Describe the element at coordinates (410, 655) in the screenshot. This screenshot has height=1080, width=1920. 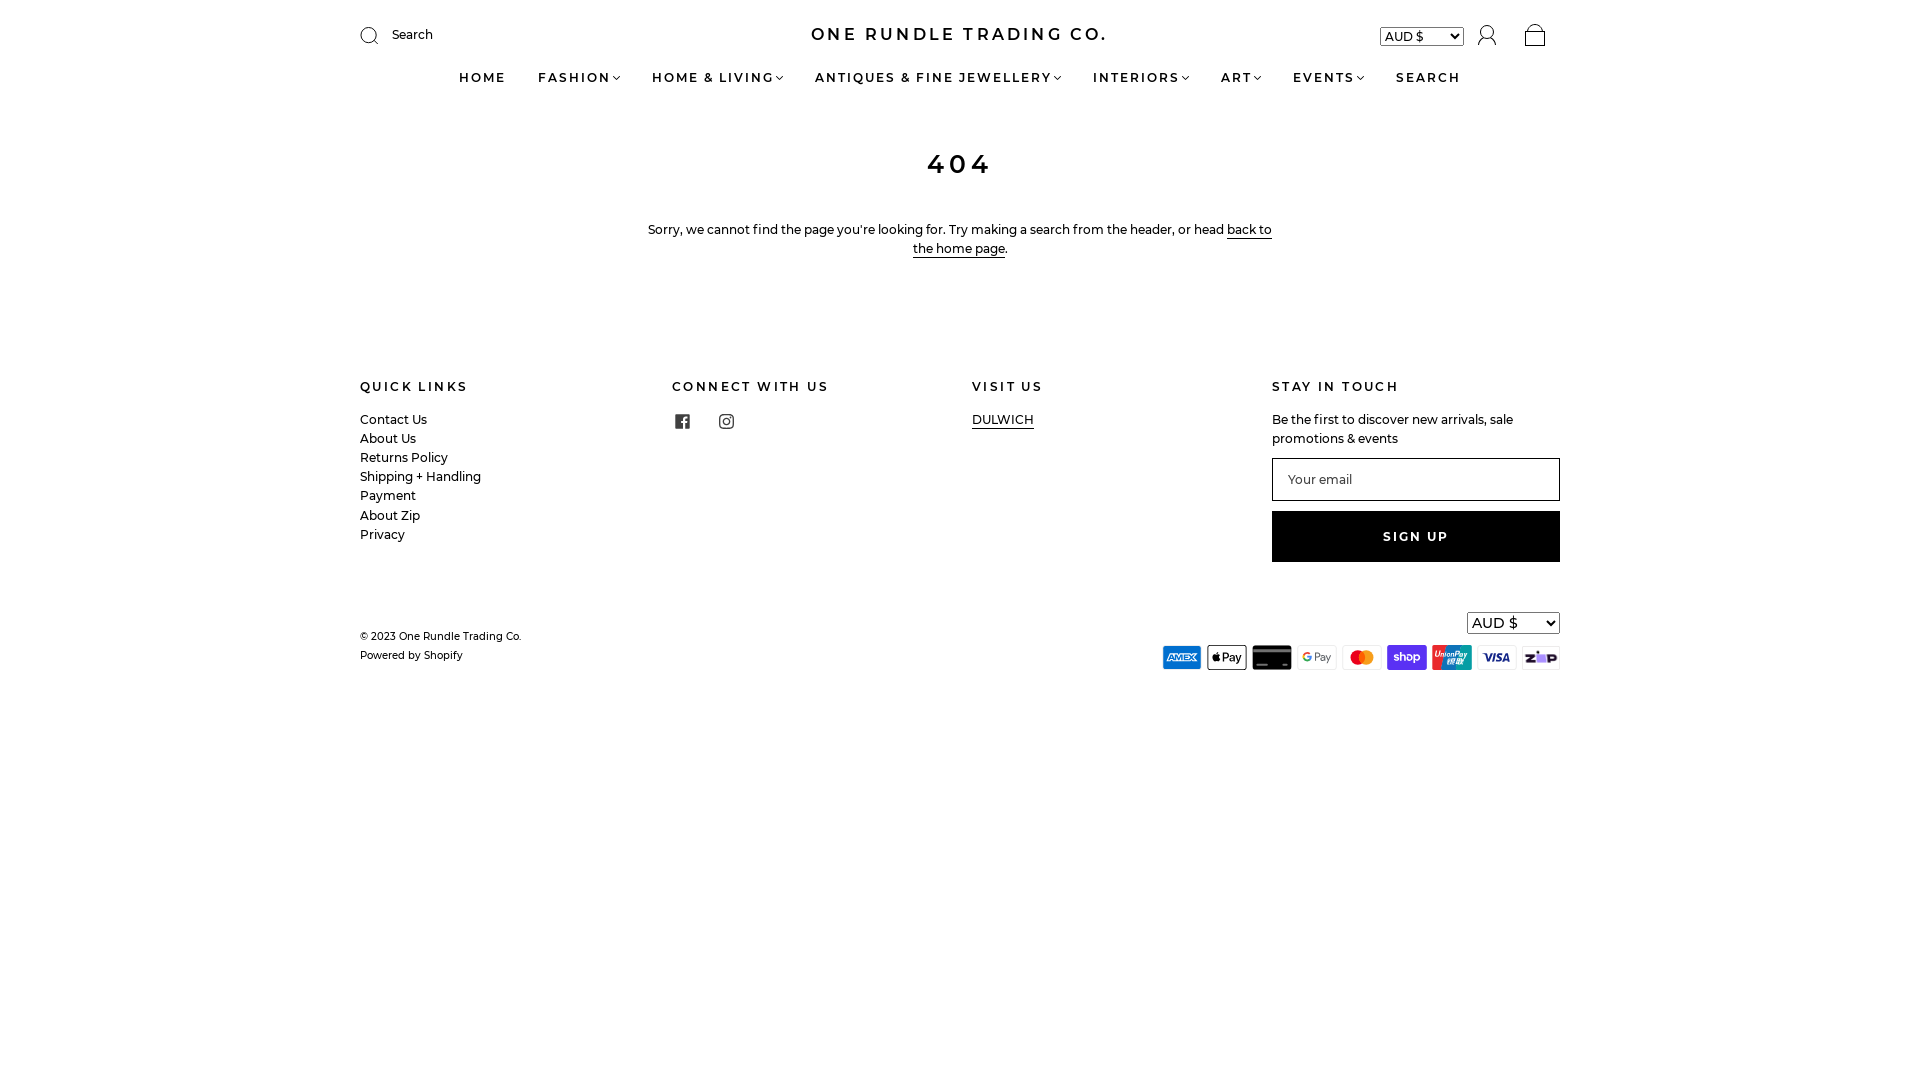
I see `'Powered by Shopify'` at that location.